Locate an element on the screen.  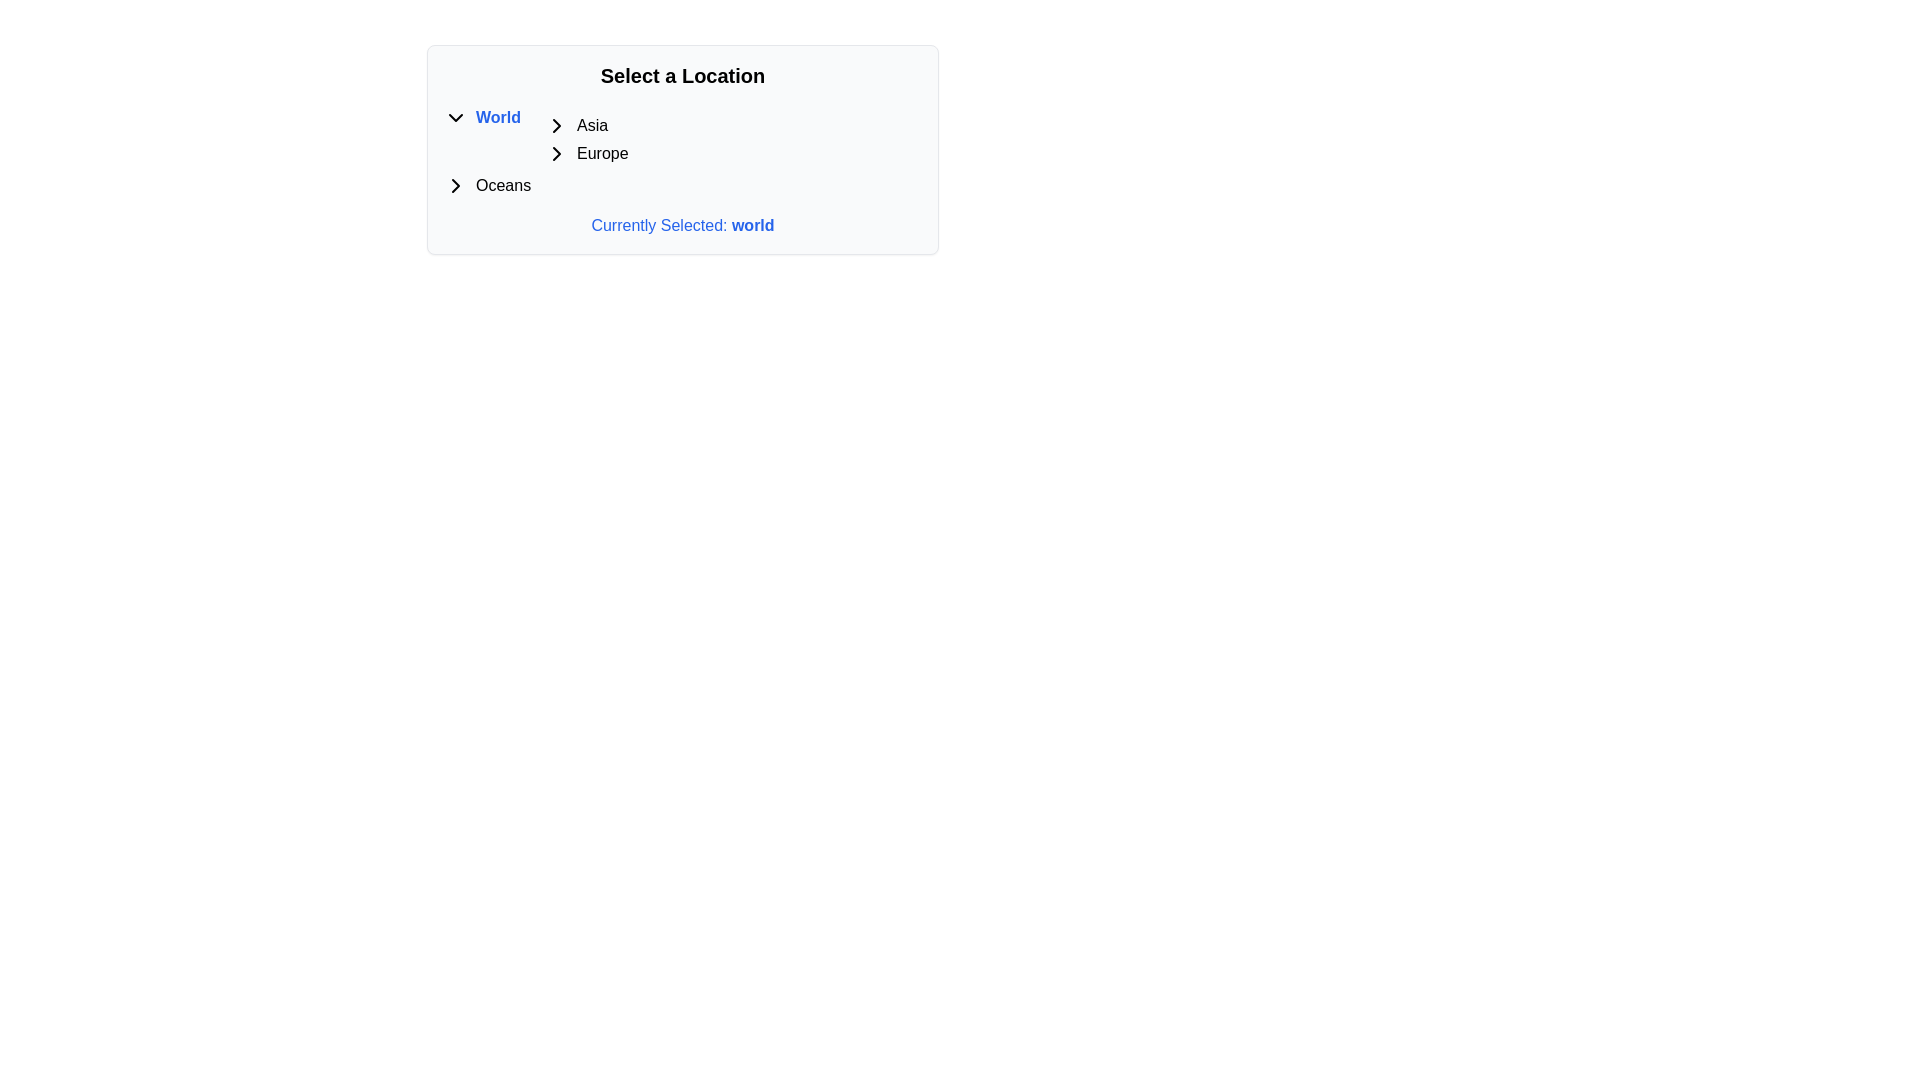
the small chevron arrow icon pointing to the right, located near the 'Oceans' text label is located at coordinates (455, 185).